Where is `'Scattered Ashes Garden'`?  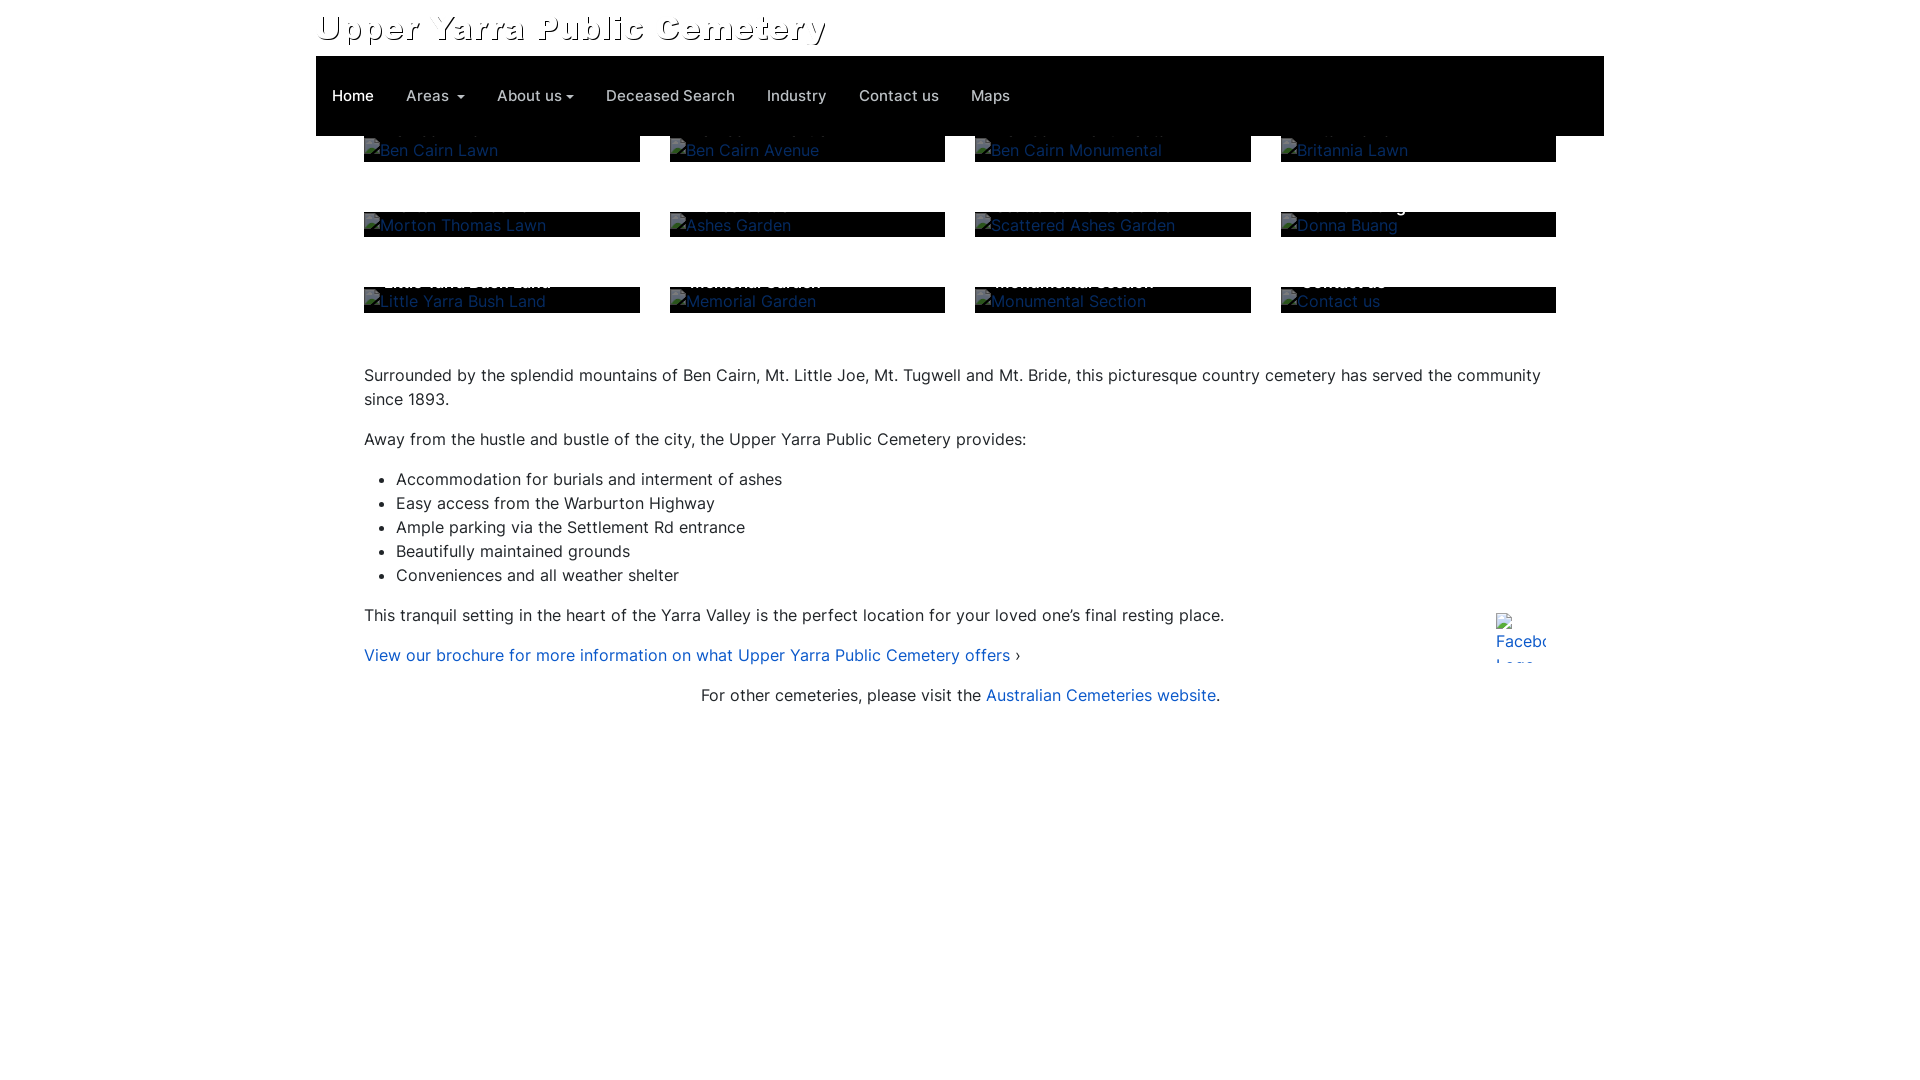 'Scattered Ashes Garden' is located at coordinates (994, 205).